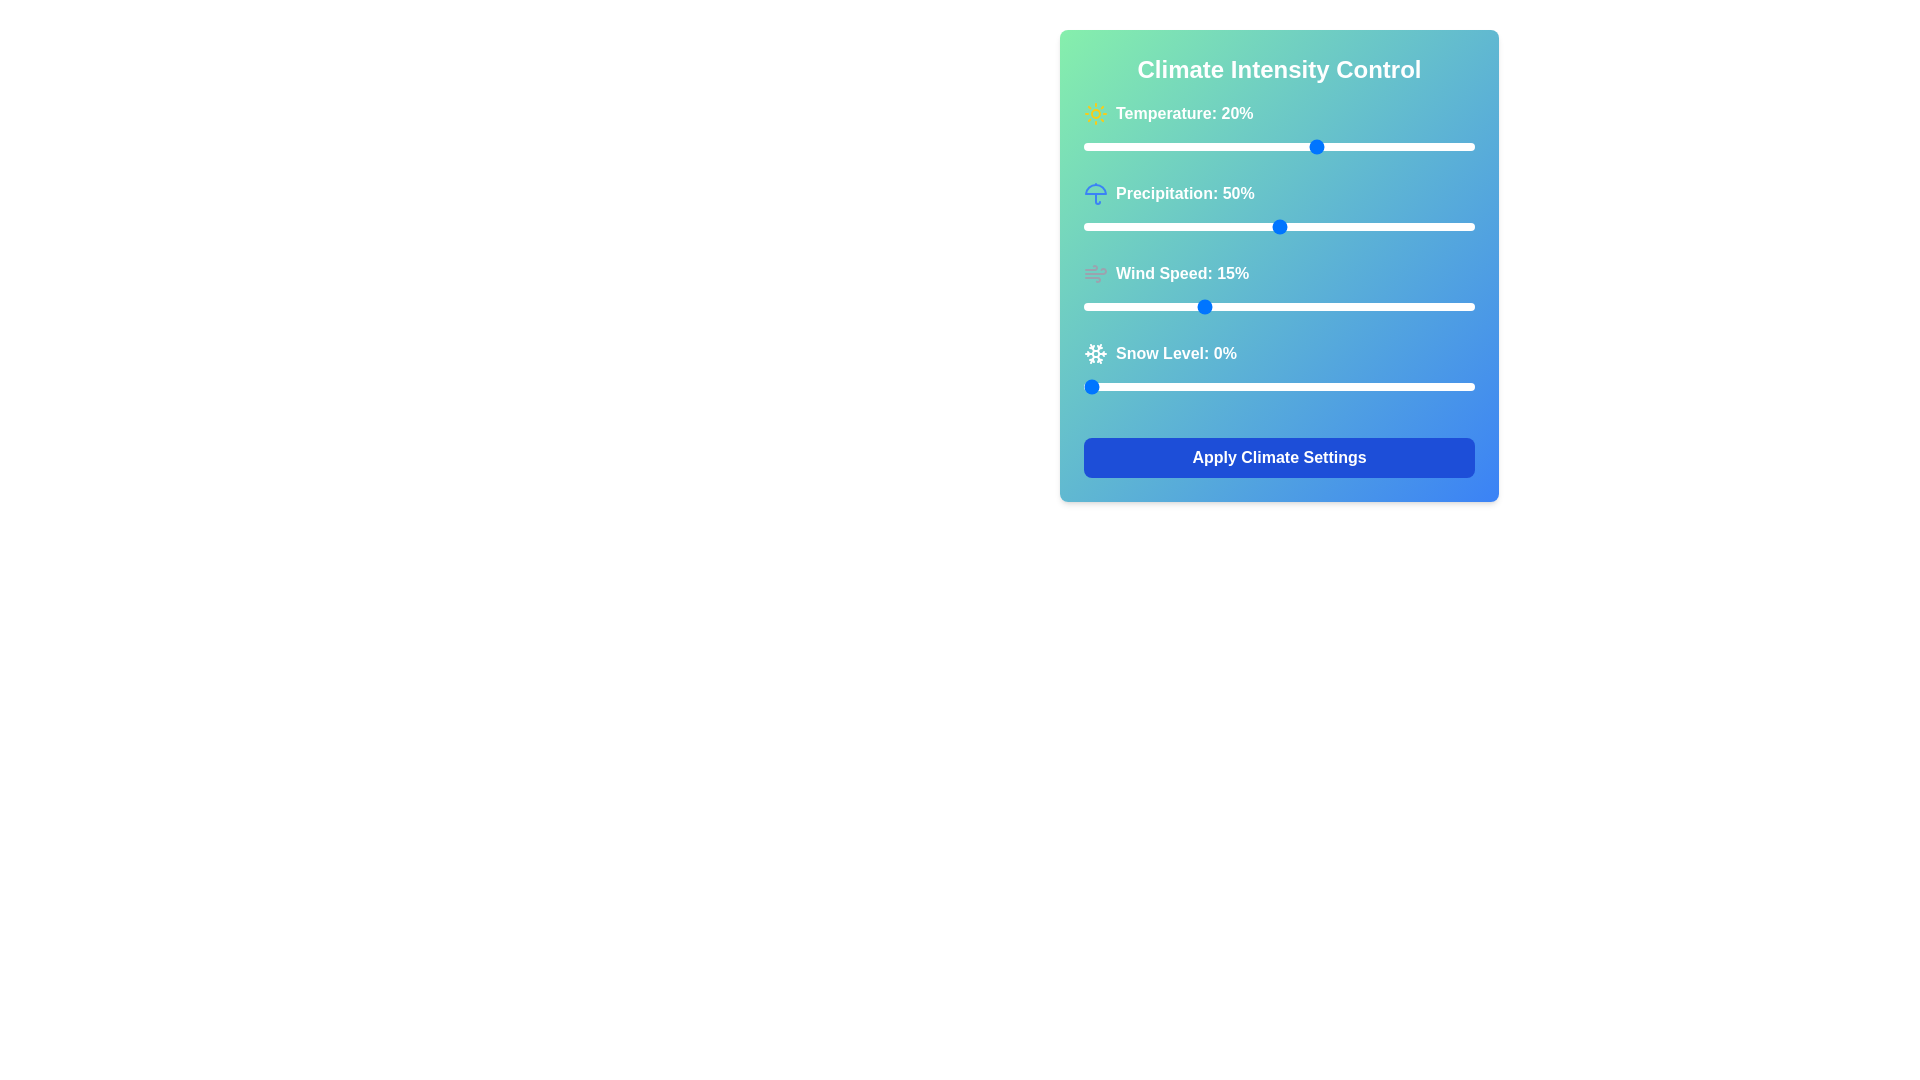 This screenshot has height=1080, width=1920. I want to click on the snowflake icon, which is a white SVG icon located in the 'Snow Level' row, to the left of the text 'Snow Level: 0%', so click(1094, 353).